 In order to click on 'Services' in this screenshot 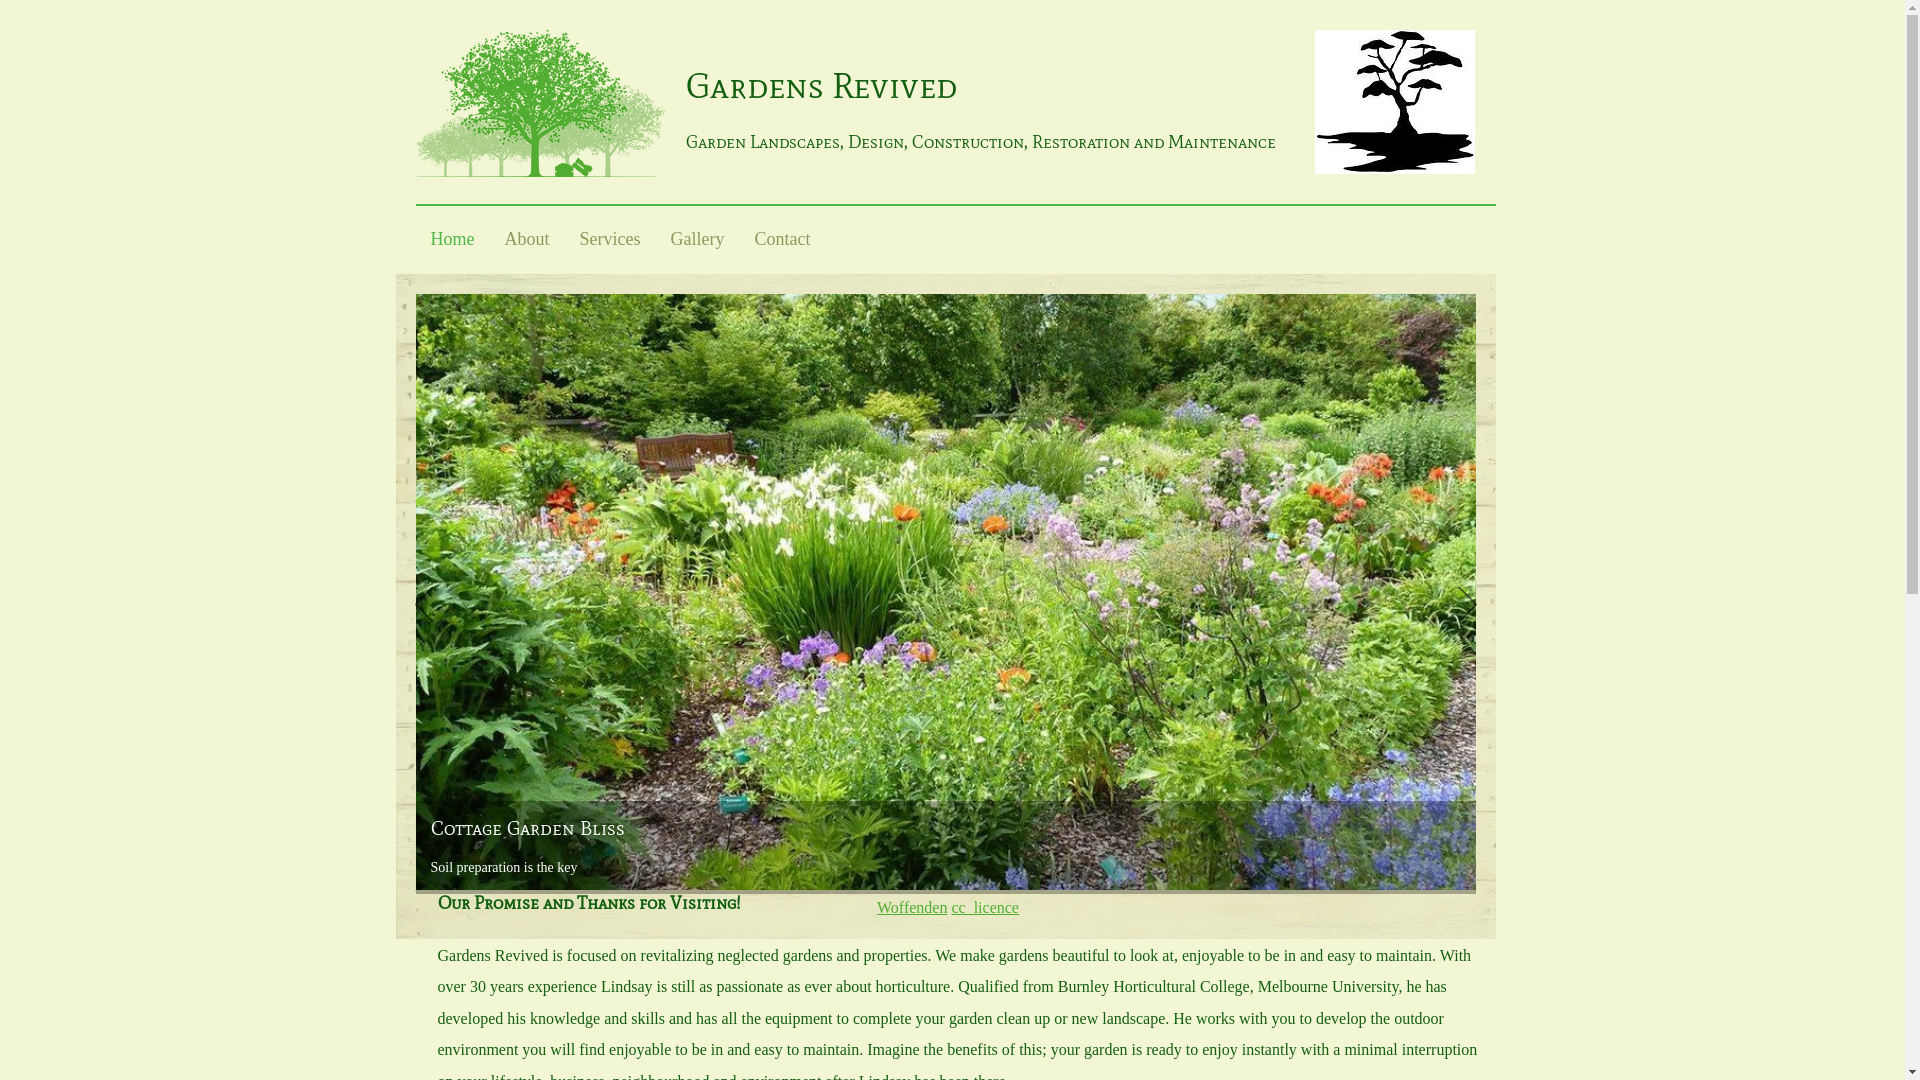, I will do `click(563, 238)`.